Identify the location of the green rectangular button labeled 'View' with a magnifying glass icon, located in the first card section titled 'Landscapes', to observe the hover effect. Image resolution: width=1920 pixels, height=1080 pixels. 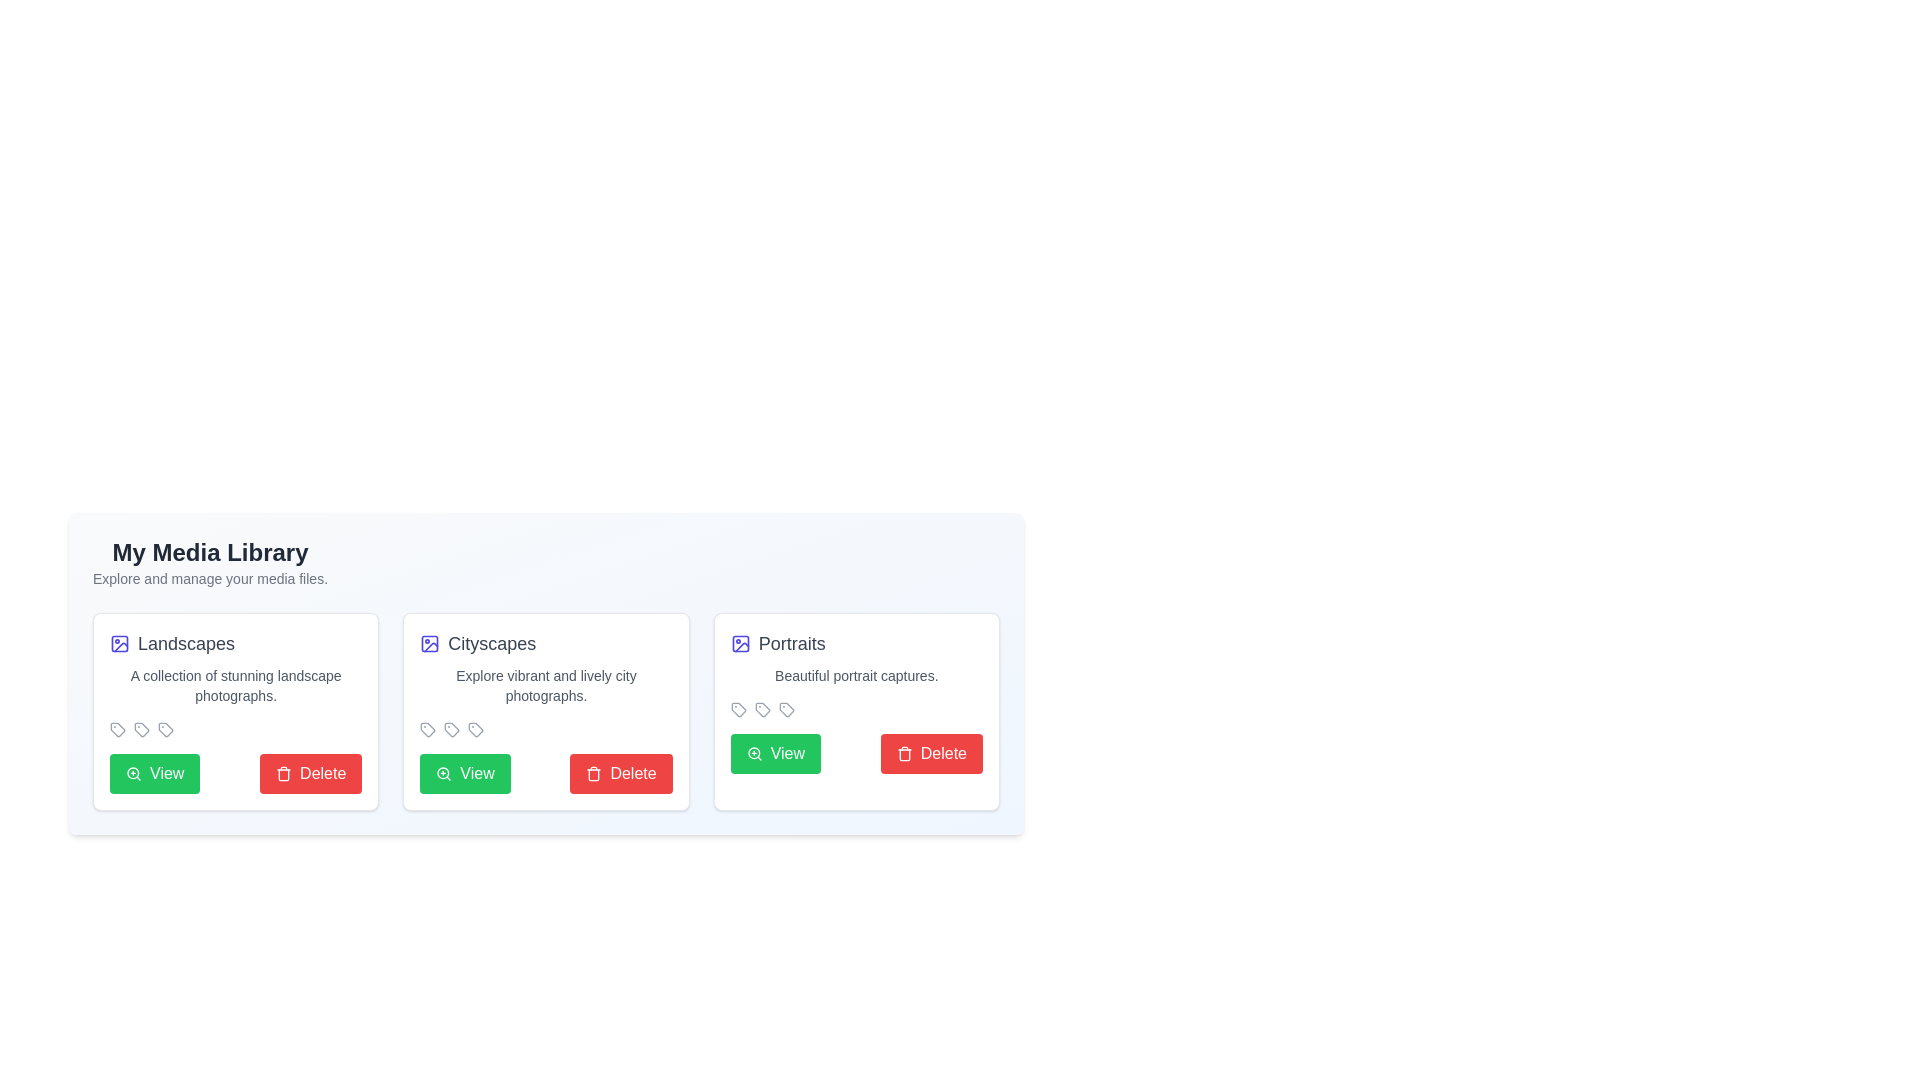
(154, 773).